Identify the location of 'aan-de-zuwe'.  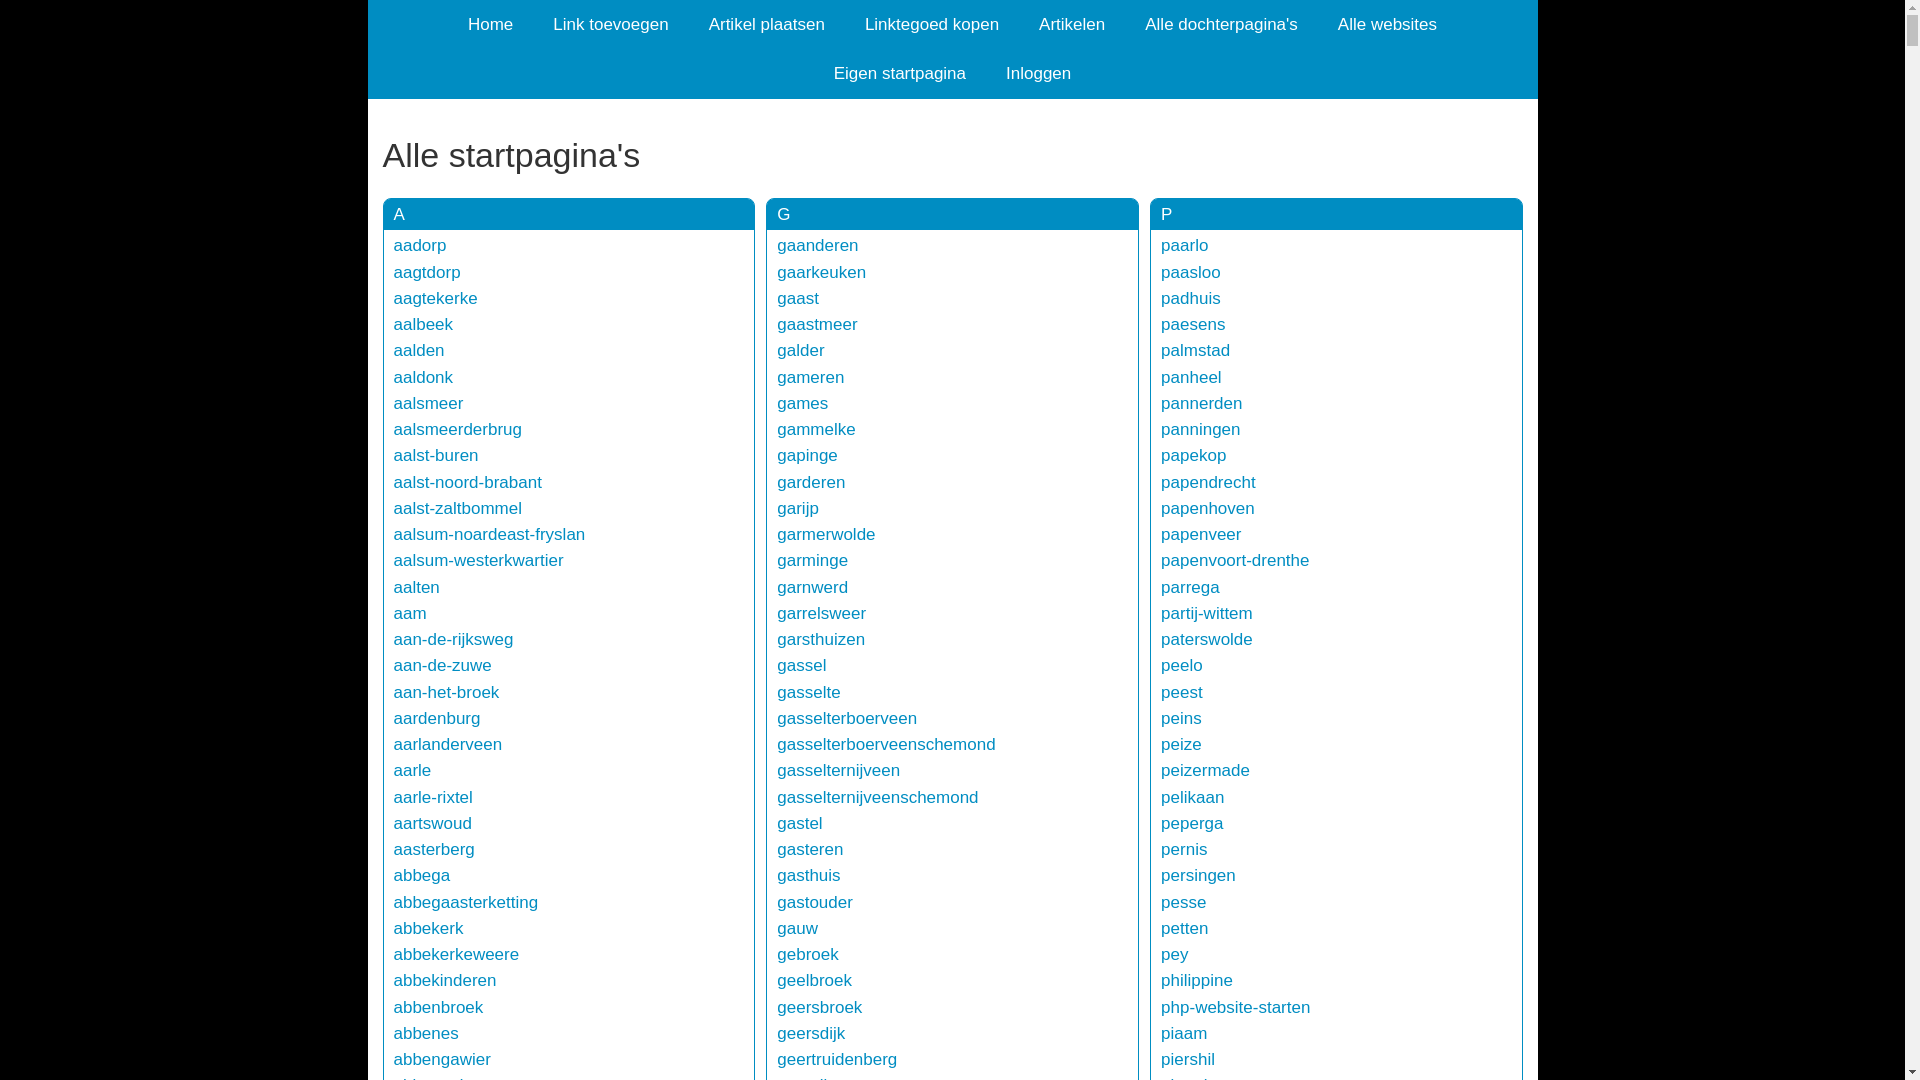
(441, 665).